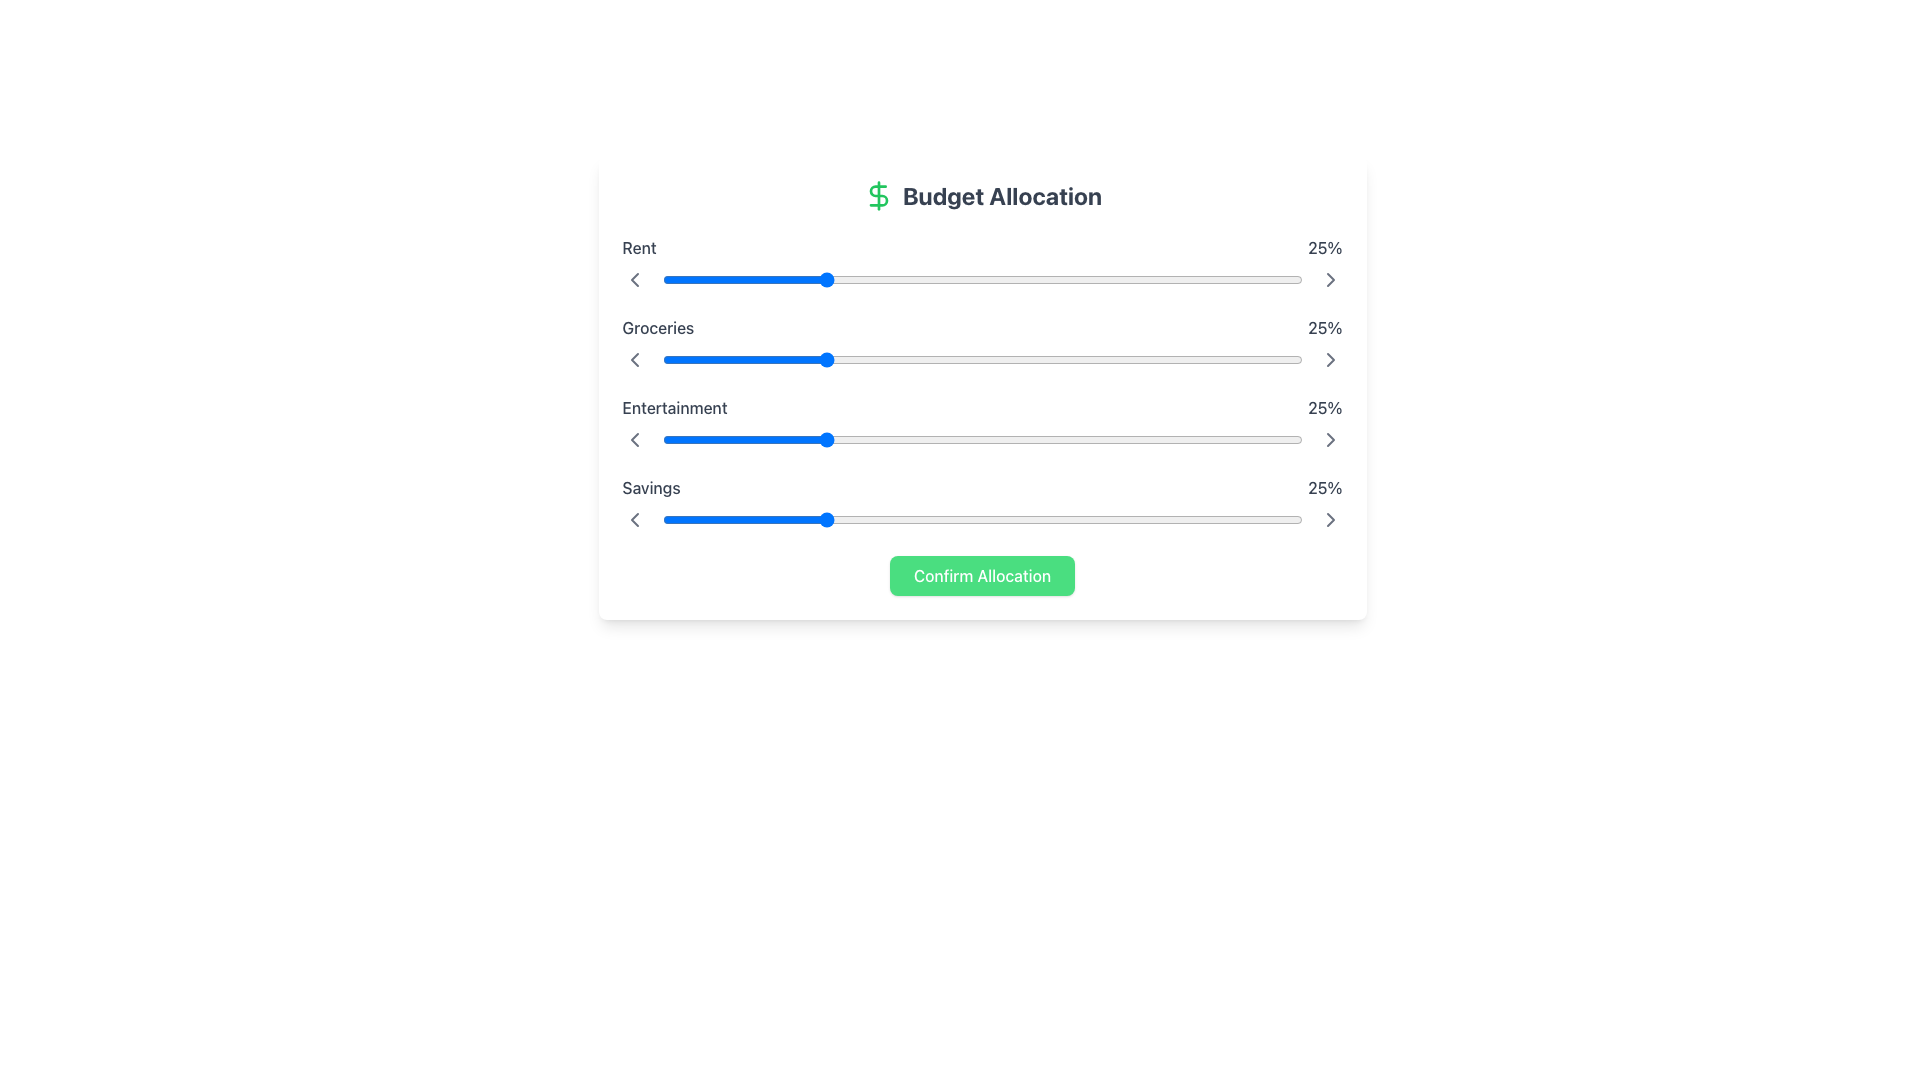  What do you see at coordinates (955, 438) in the screenshot?
I see `the slider for 'Entertainment'` at bounding box center [955, 438].